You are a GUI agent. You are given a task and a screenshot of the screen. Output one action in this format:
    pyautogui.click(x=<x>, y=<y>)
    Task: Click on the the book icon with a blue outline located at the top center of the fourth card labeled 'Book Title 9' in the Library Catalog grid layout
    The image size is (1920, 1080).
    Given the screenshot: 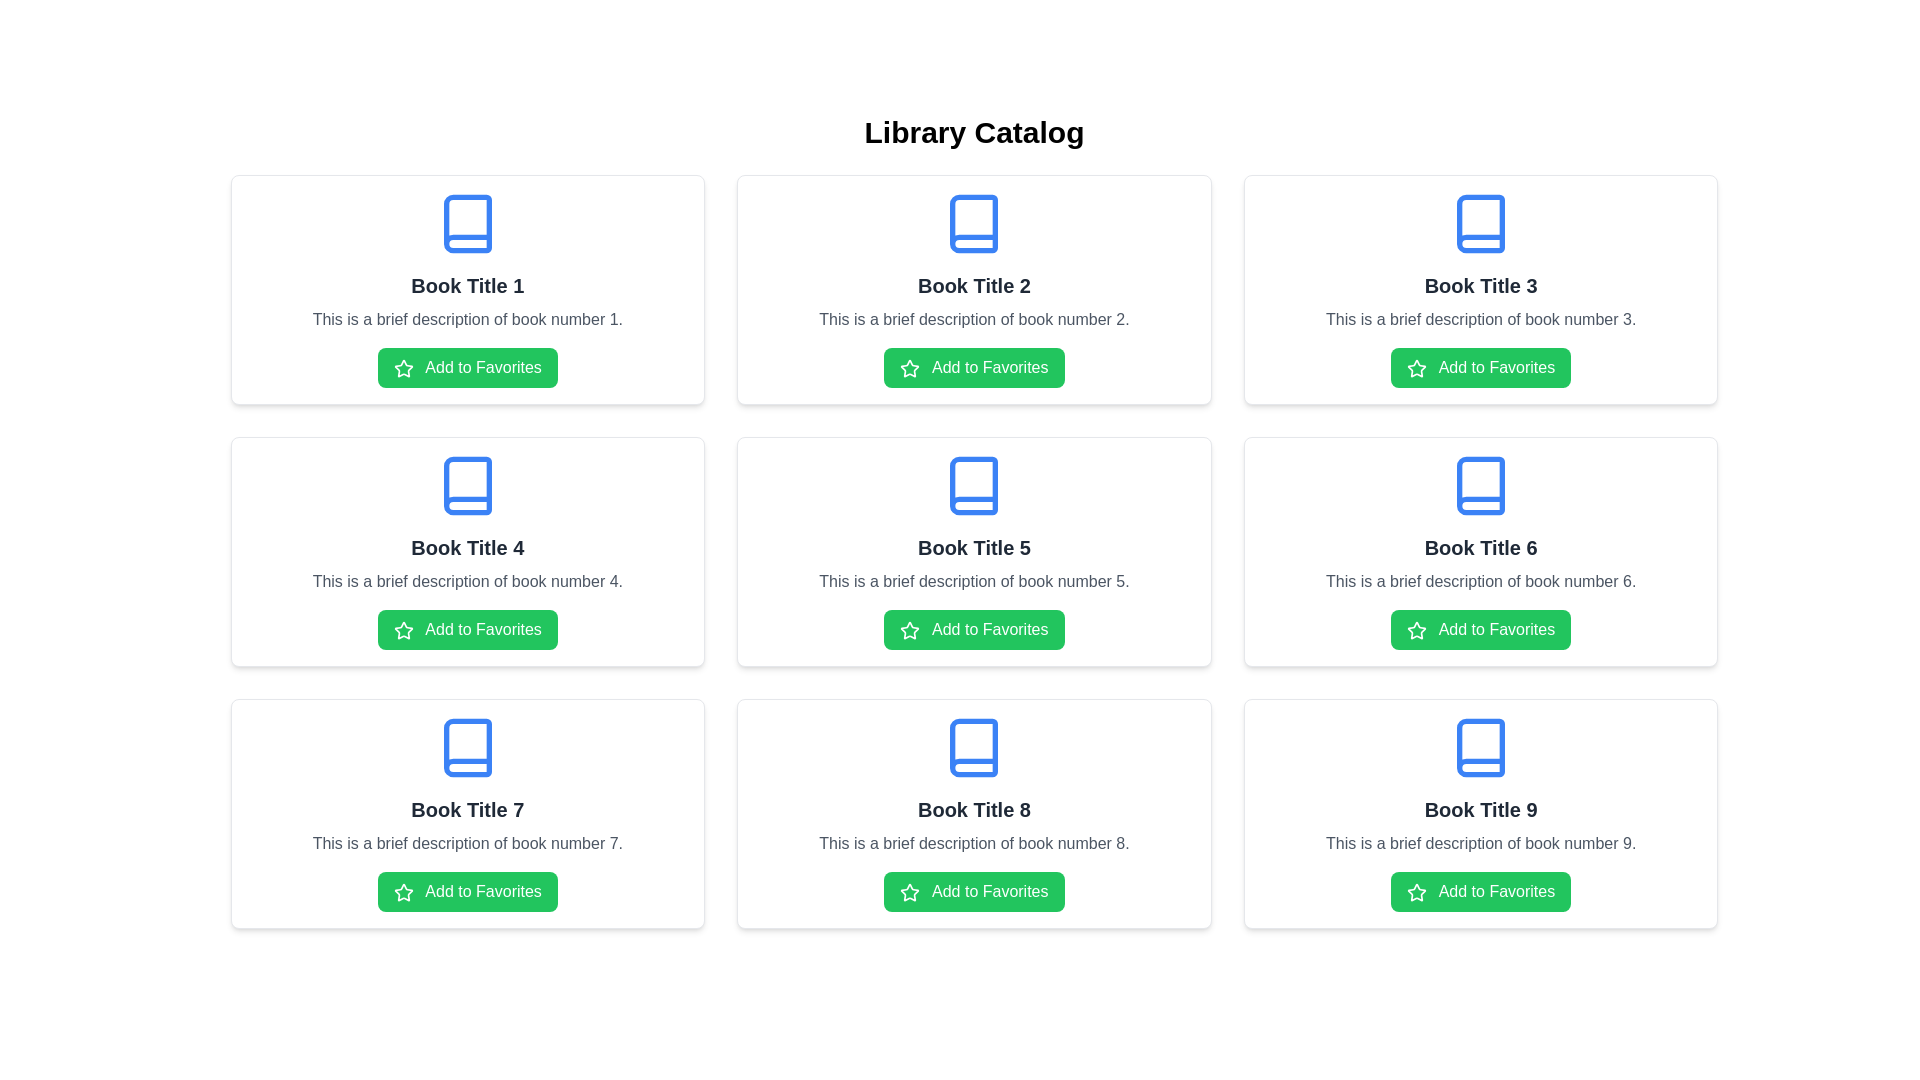 What is the action you would take?
    pyautogui.click(x=1481, y=748)
    